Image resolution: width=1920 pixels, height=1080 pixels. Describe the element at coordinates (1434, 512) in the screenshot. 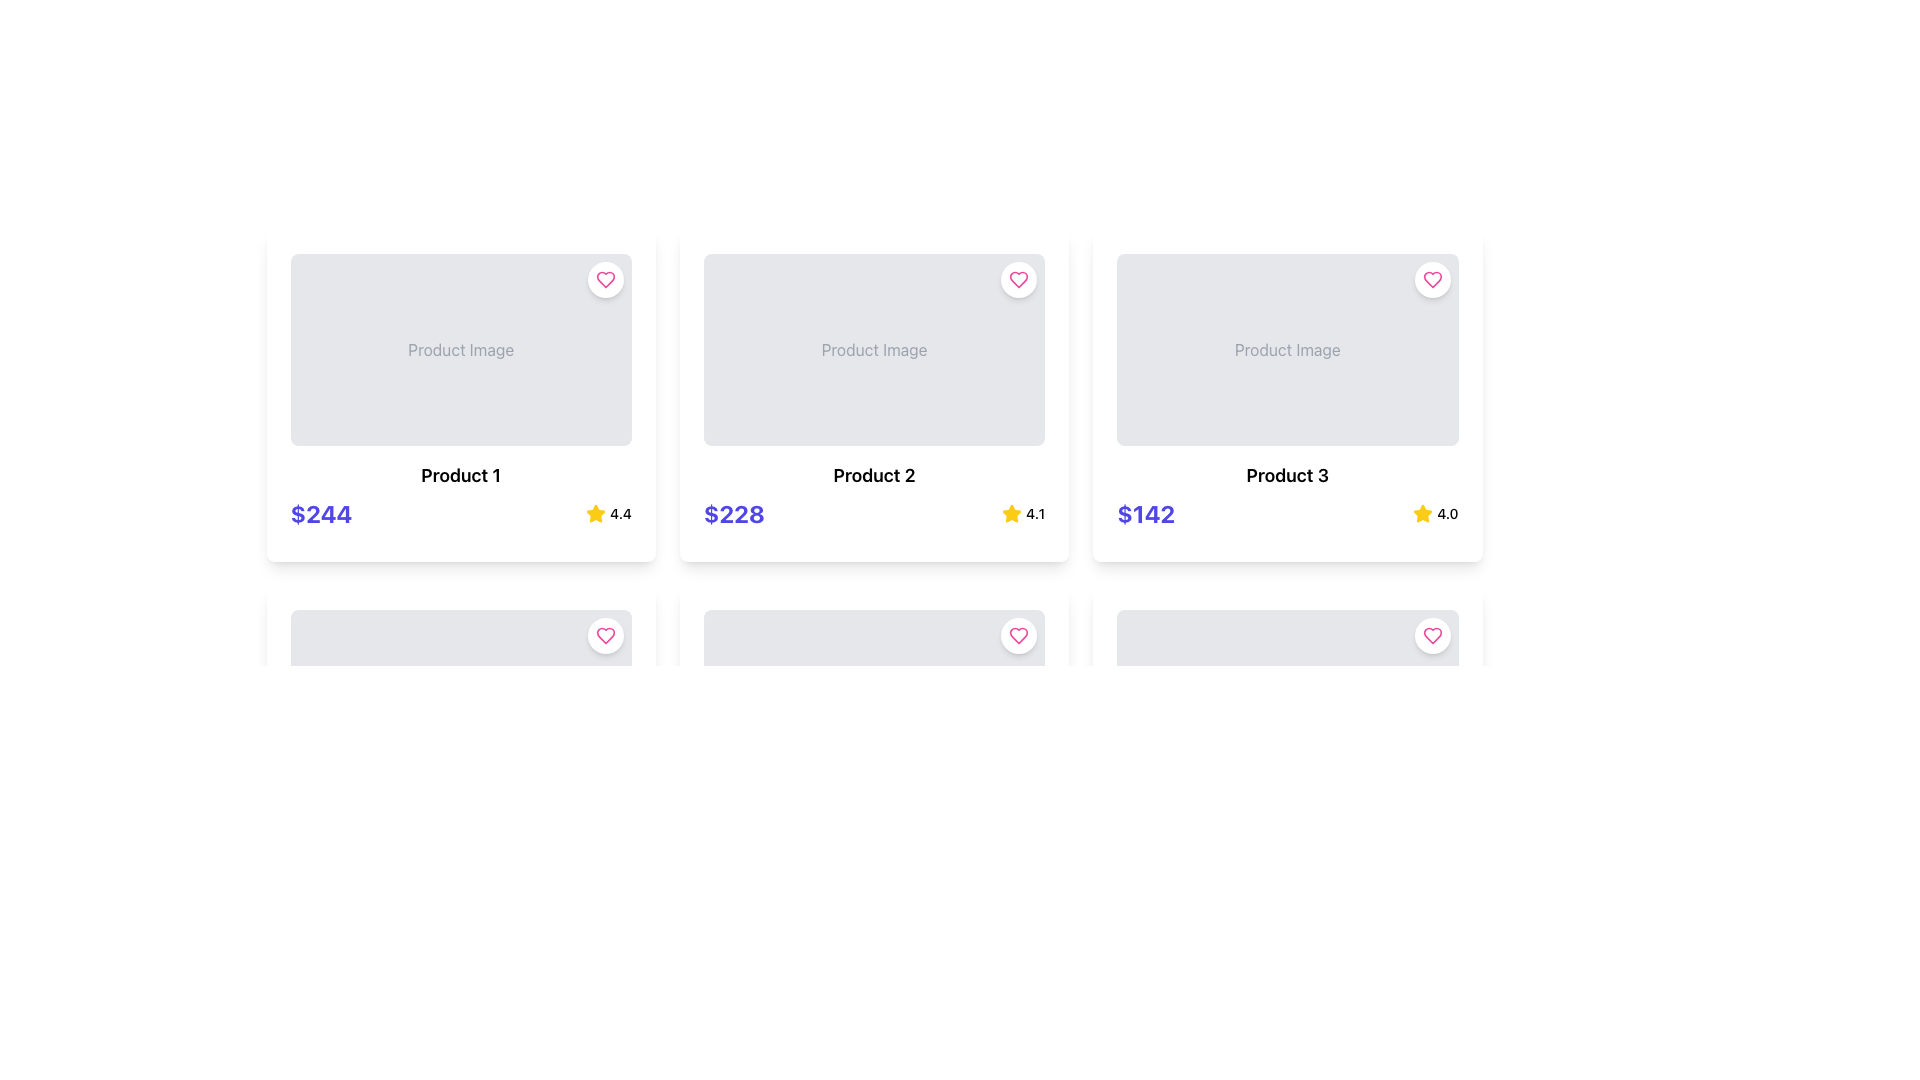

I see `rating value displayed in the Rating indicator, which consists of a yellow star icon and the text '4.0' located in the bottom right corner of the third product card` at that location.